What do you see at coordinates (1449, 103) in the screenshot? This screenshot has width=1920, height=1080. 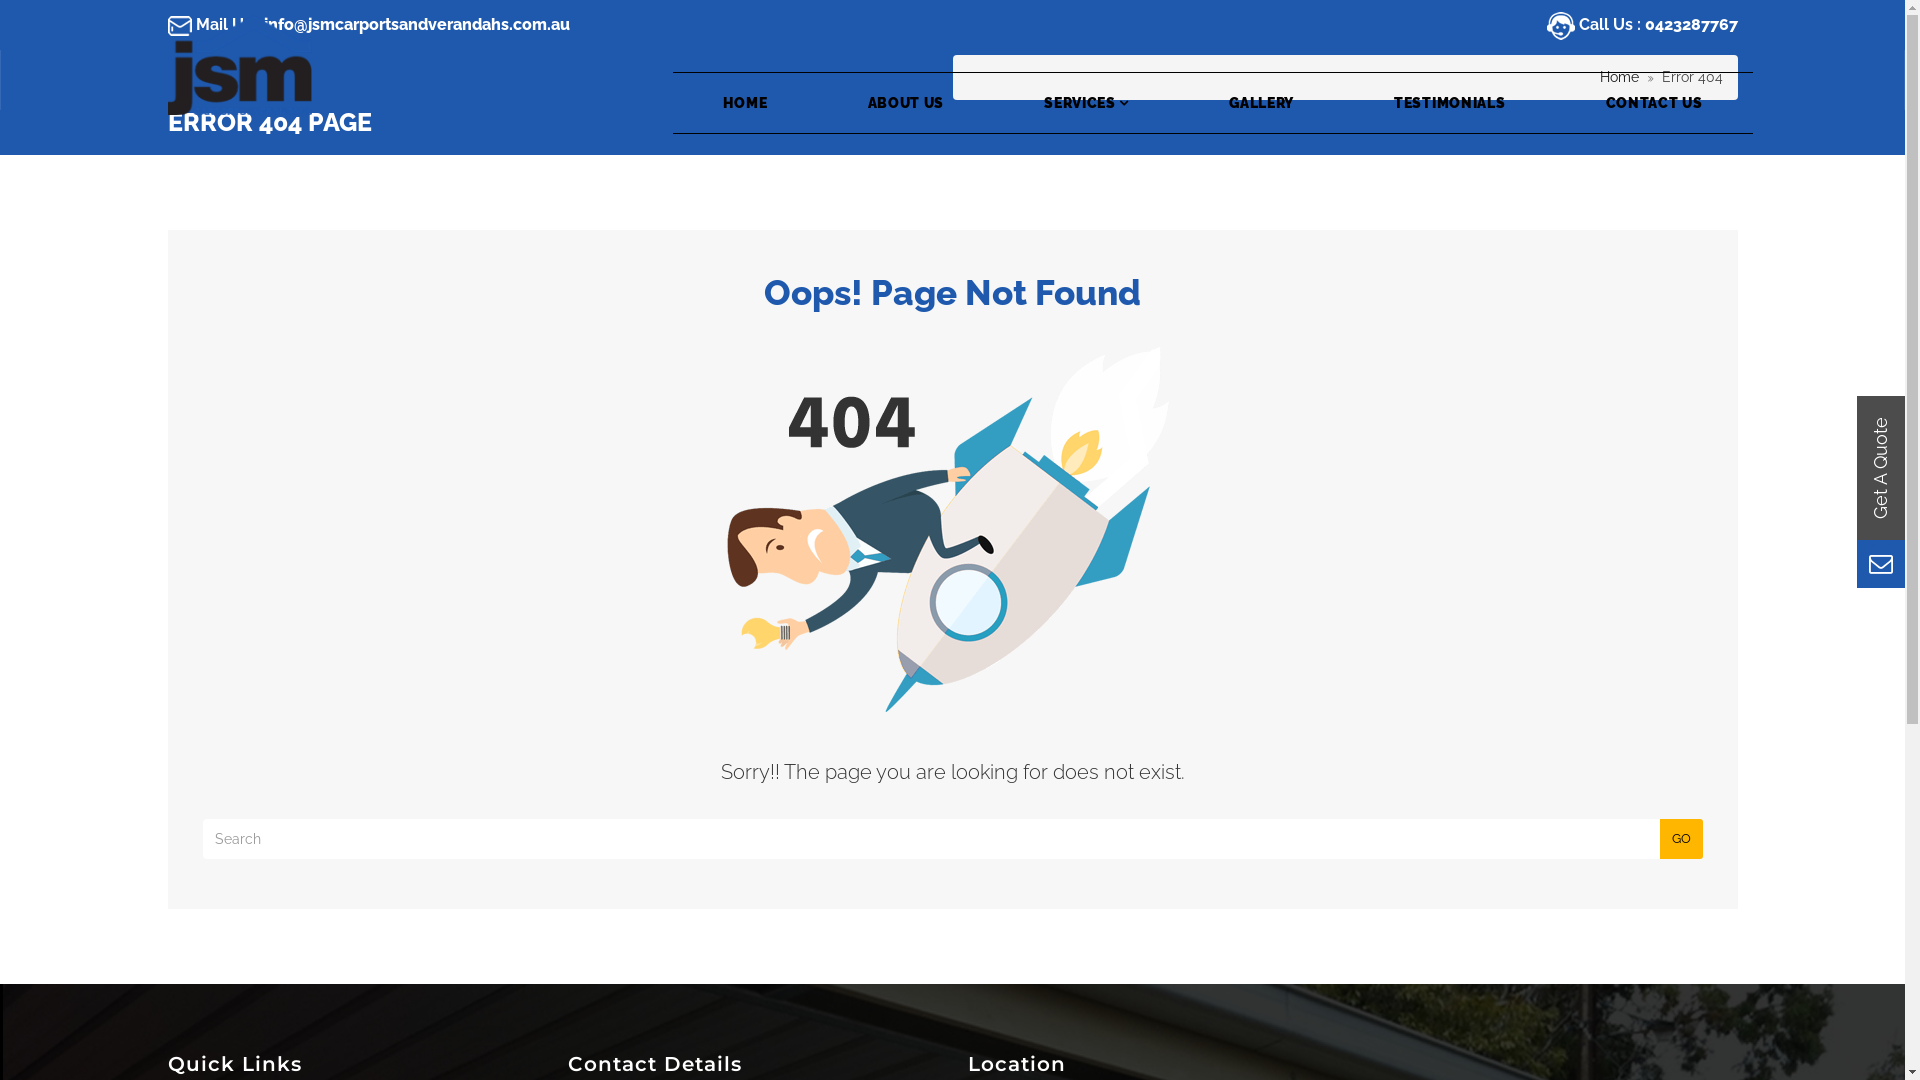 I see `'TESTIMONIALS'` at bounding box center [1449, 103].